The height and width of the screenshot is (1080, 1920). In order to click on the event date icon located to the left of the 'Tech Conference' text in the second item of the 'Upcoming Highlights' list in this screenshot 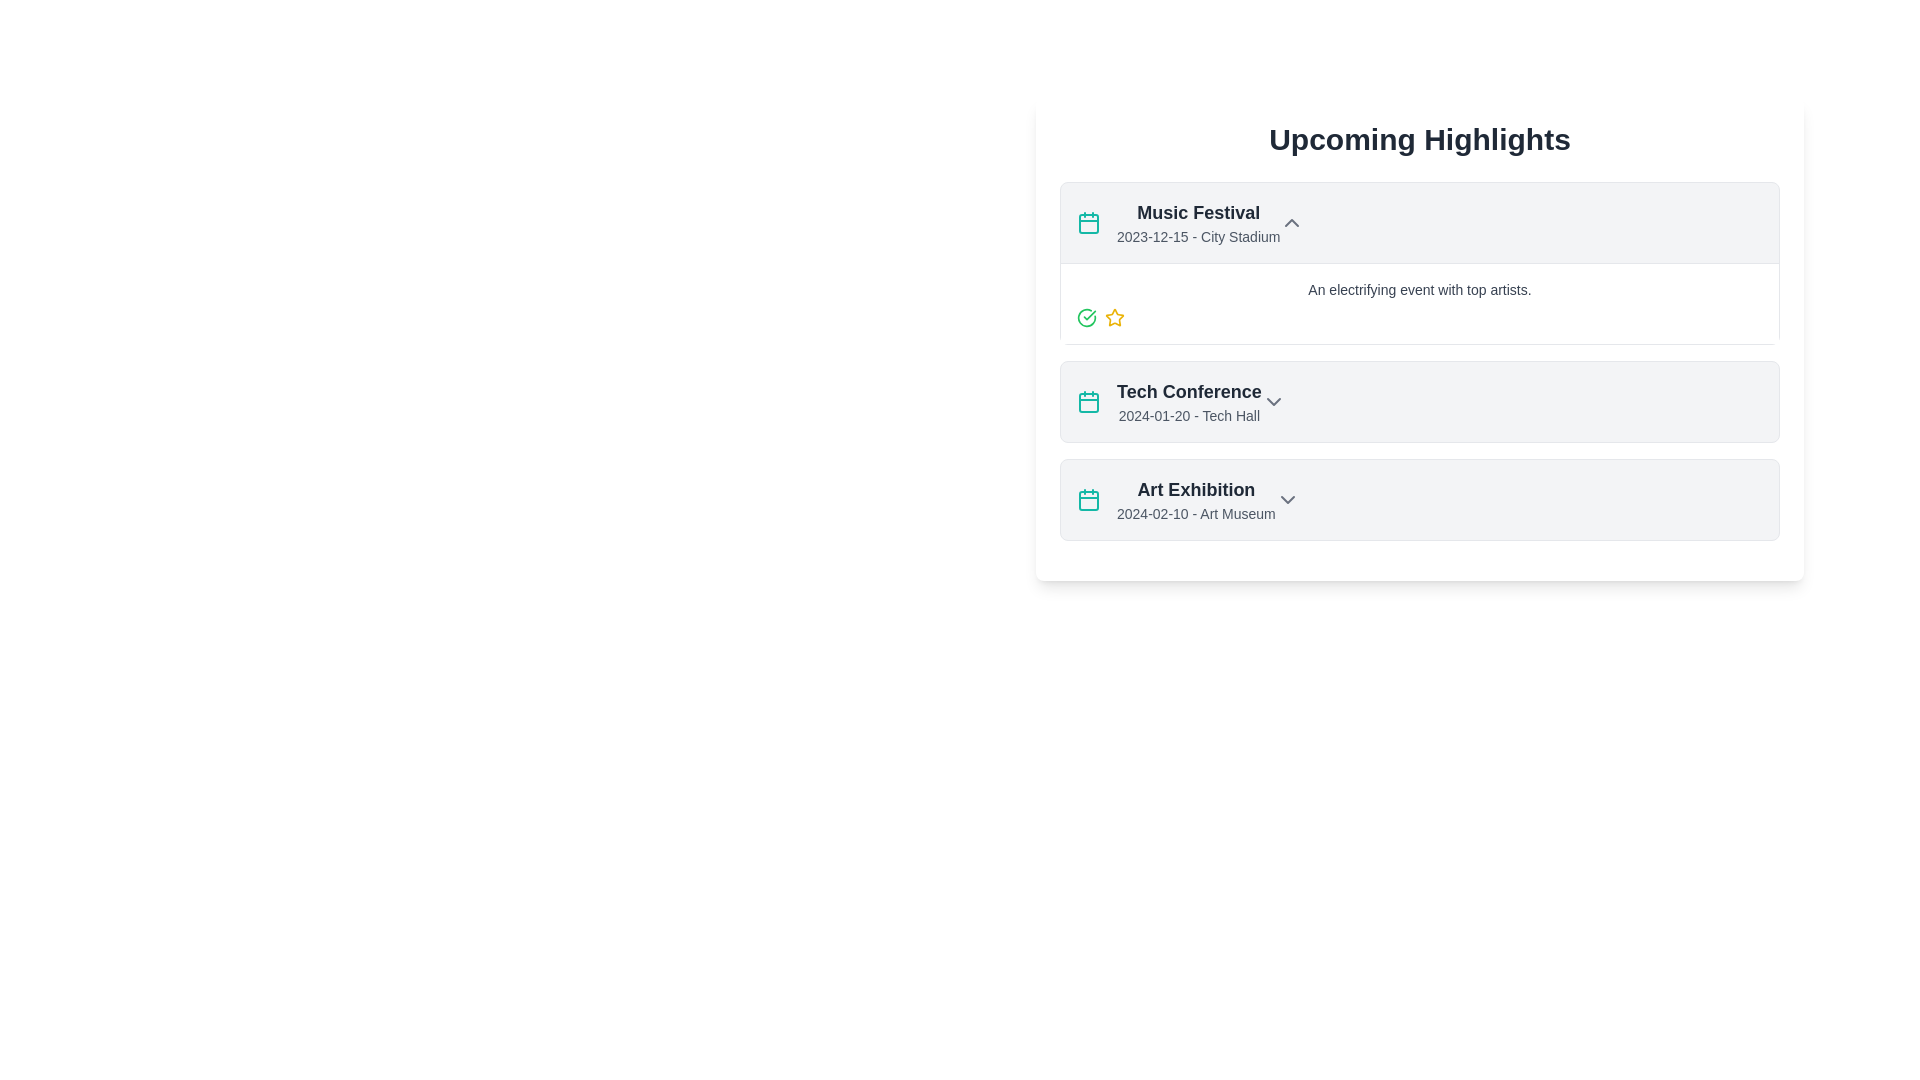, I will do `click(1088, 401)`.